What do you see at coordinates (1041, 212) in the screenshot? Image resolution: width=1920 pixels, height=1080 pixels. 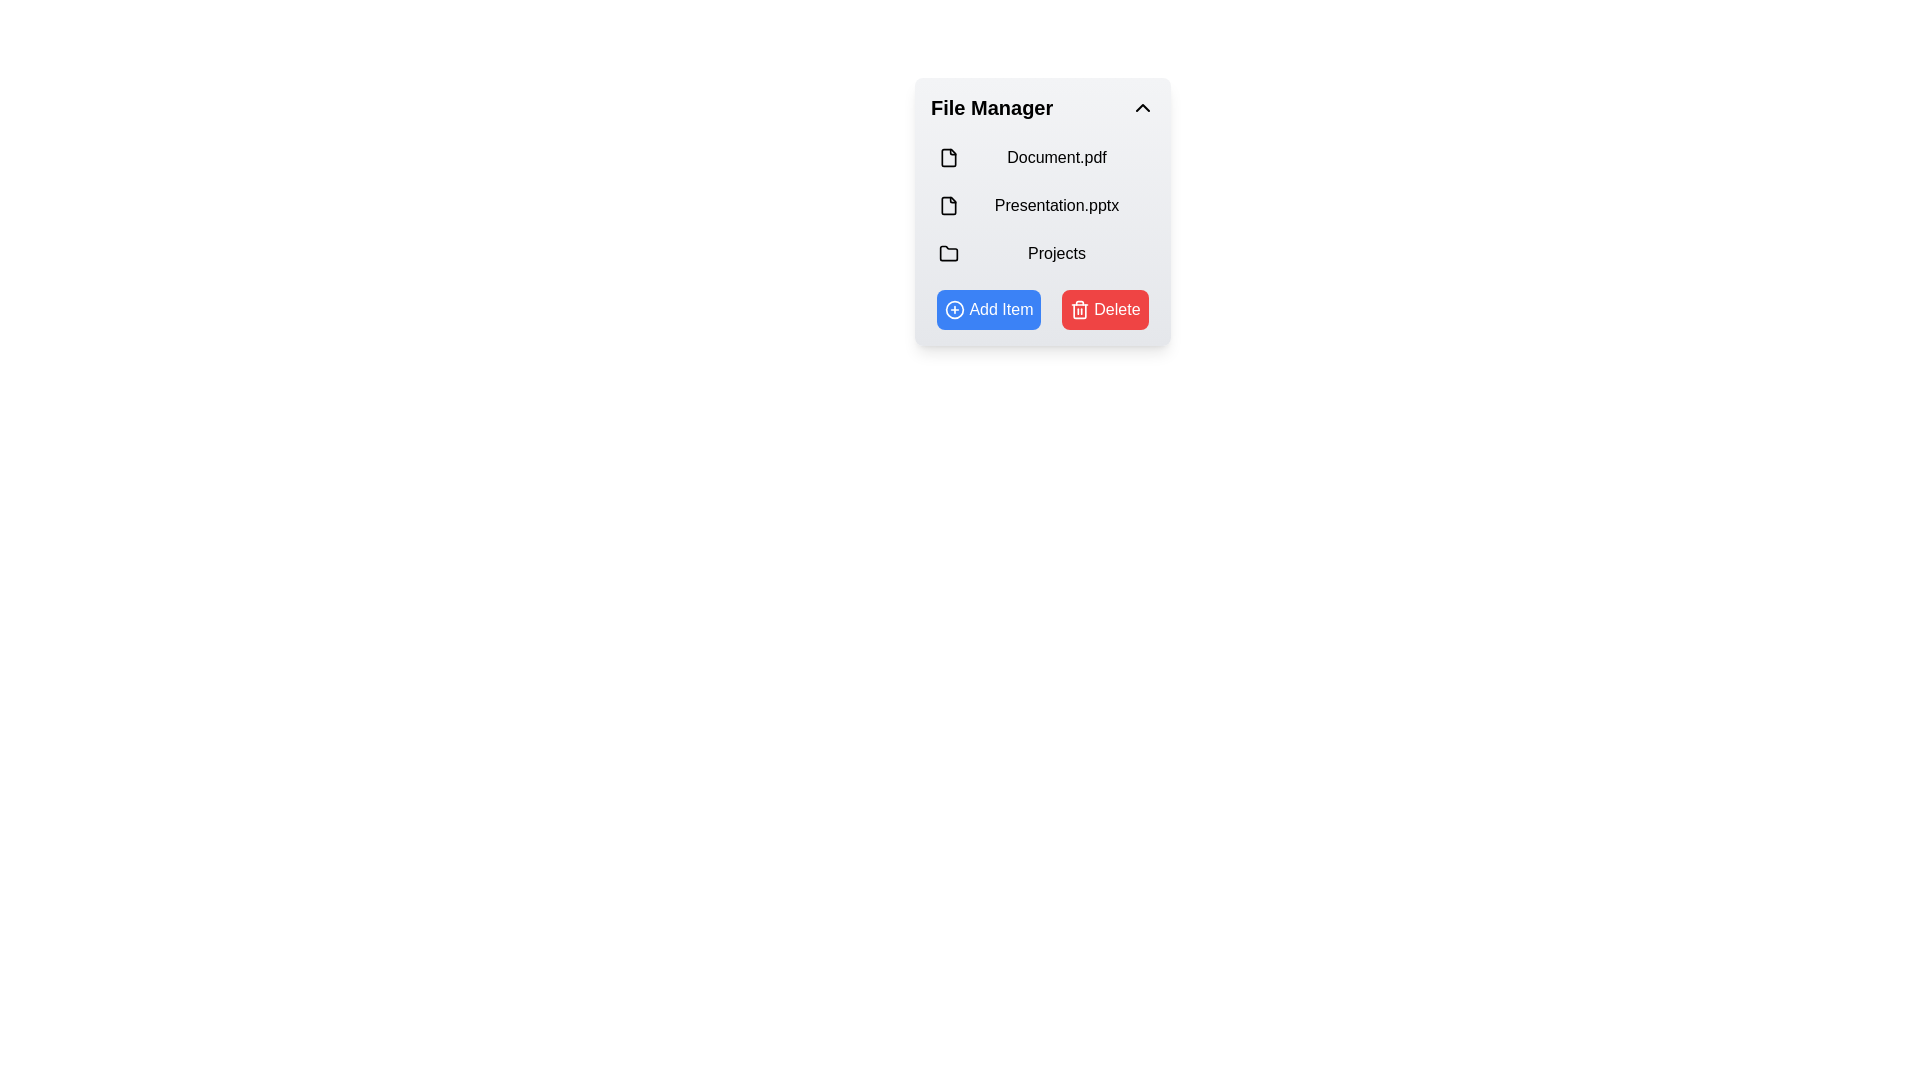 I see `the file entry item labeled 'Presentation.pptx' in the file manager list` at bounding box center [1041, 212].